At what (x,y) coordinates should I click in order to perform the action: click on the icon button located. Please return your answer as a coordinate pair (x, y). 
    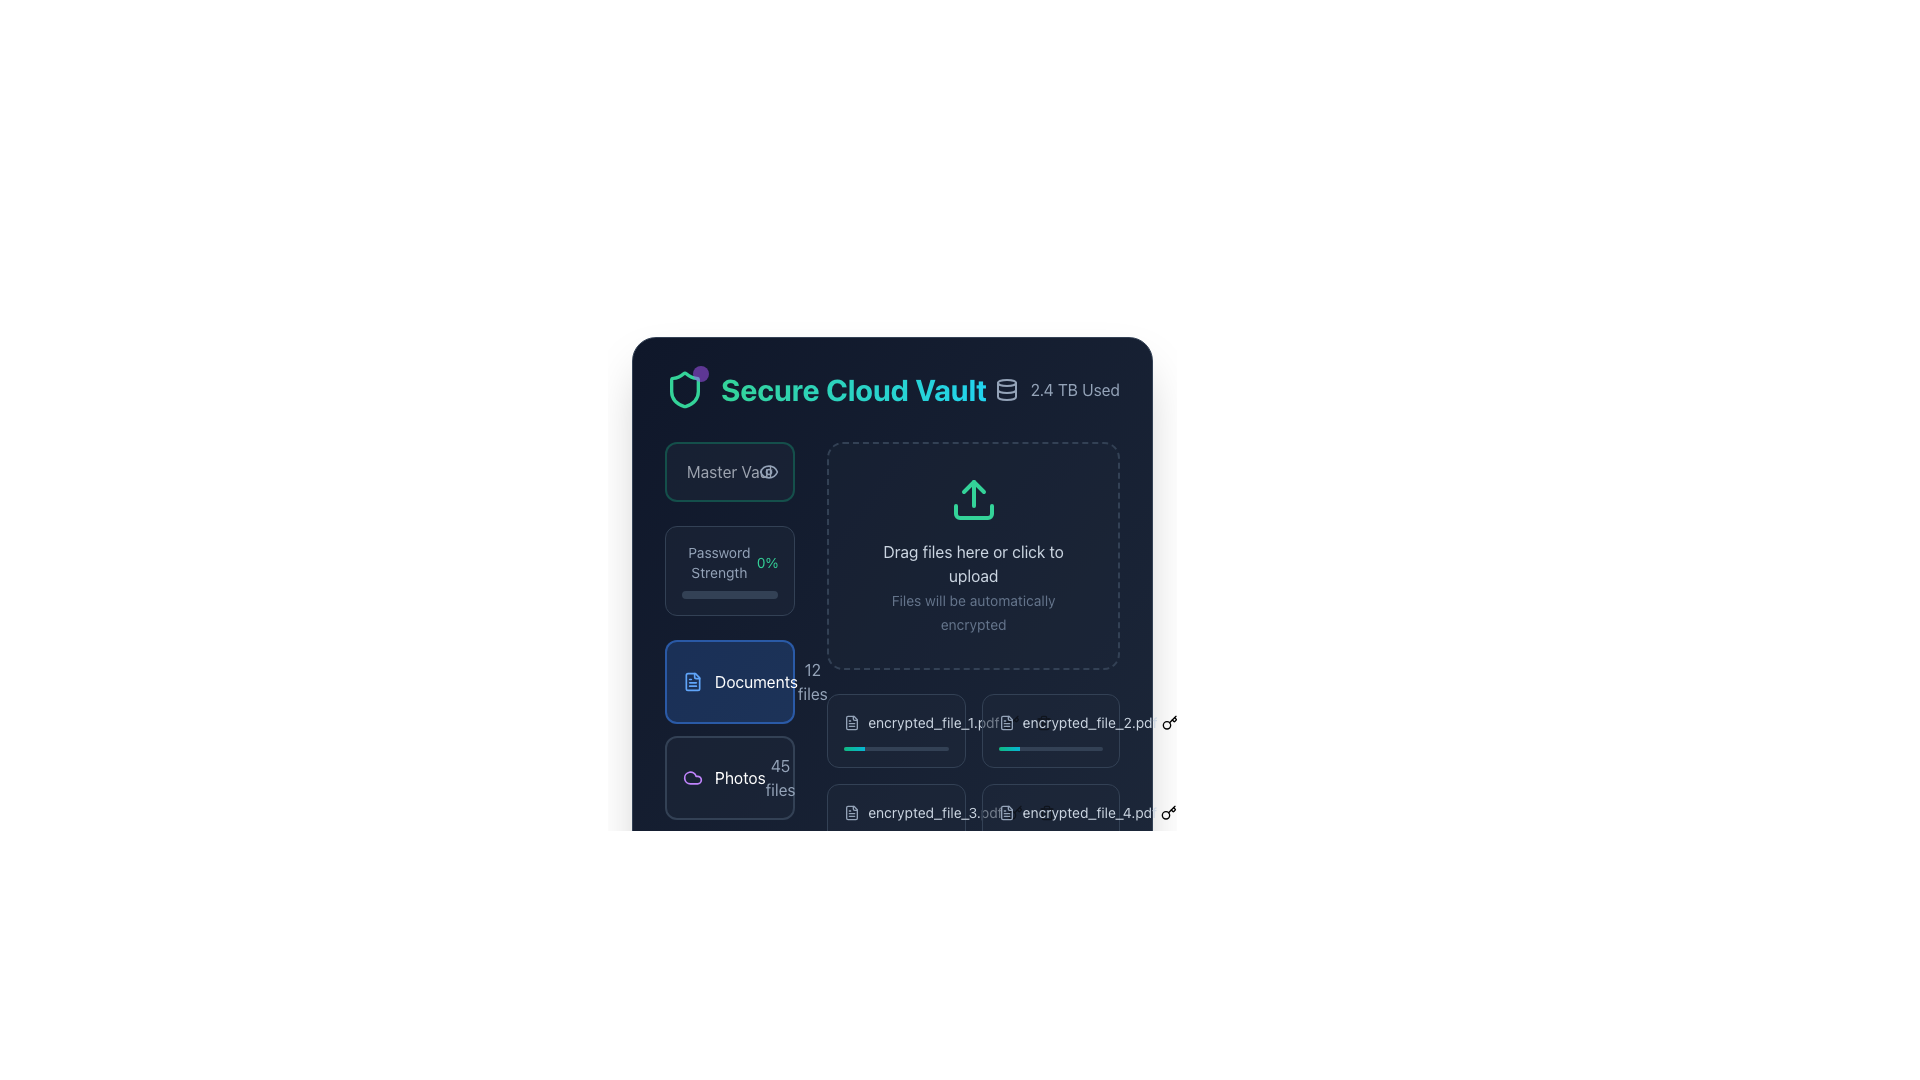
    Looking at the image, I should click on (1014, 813).